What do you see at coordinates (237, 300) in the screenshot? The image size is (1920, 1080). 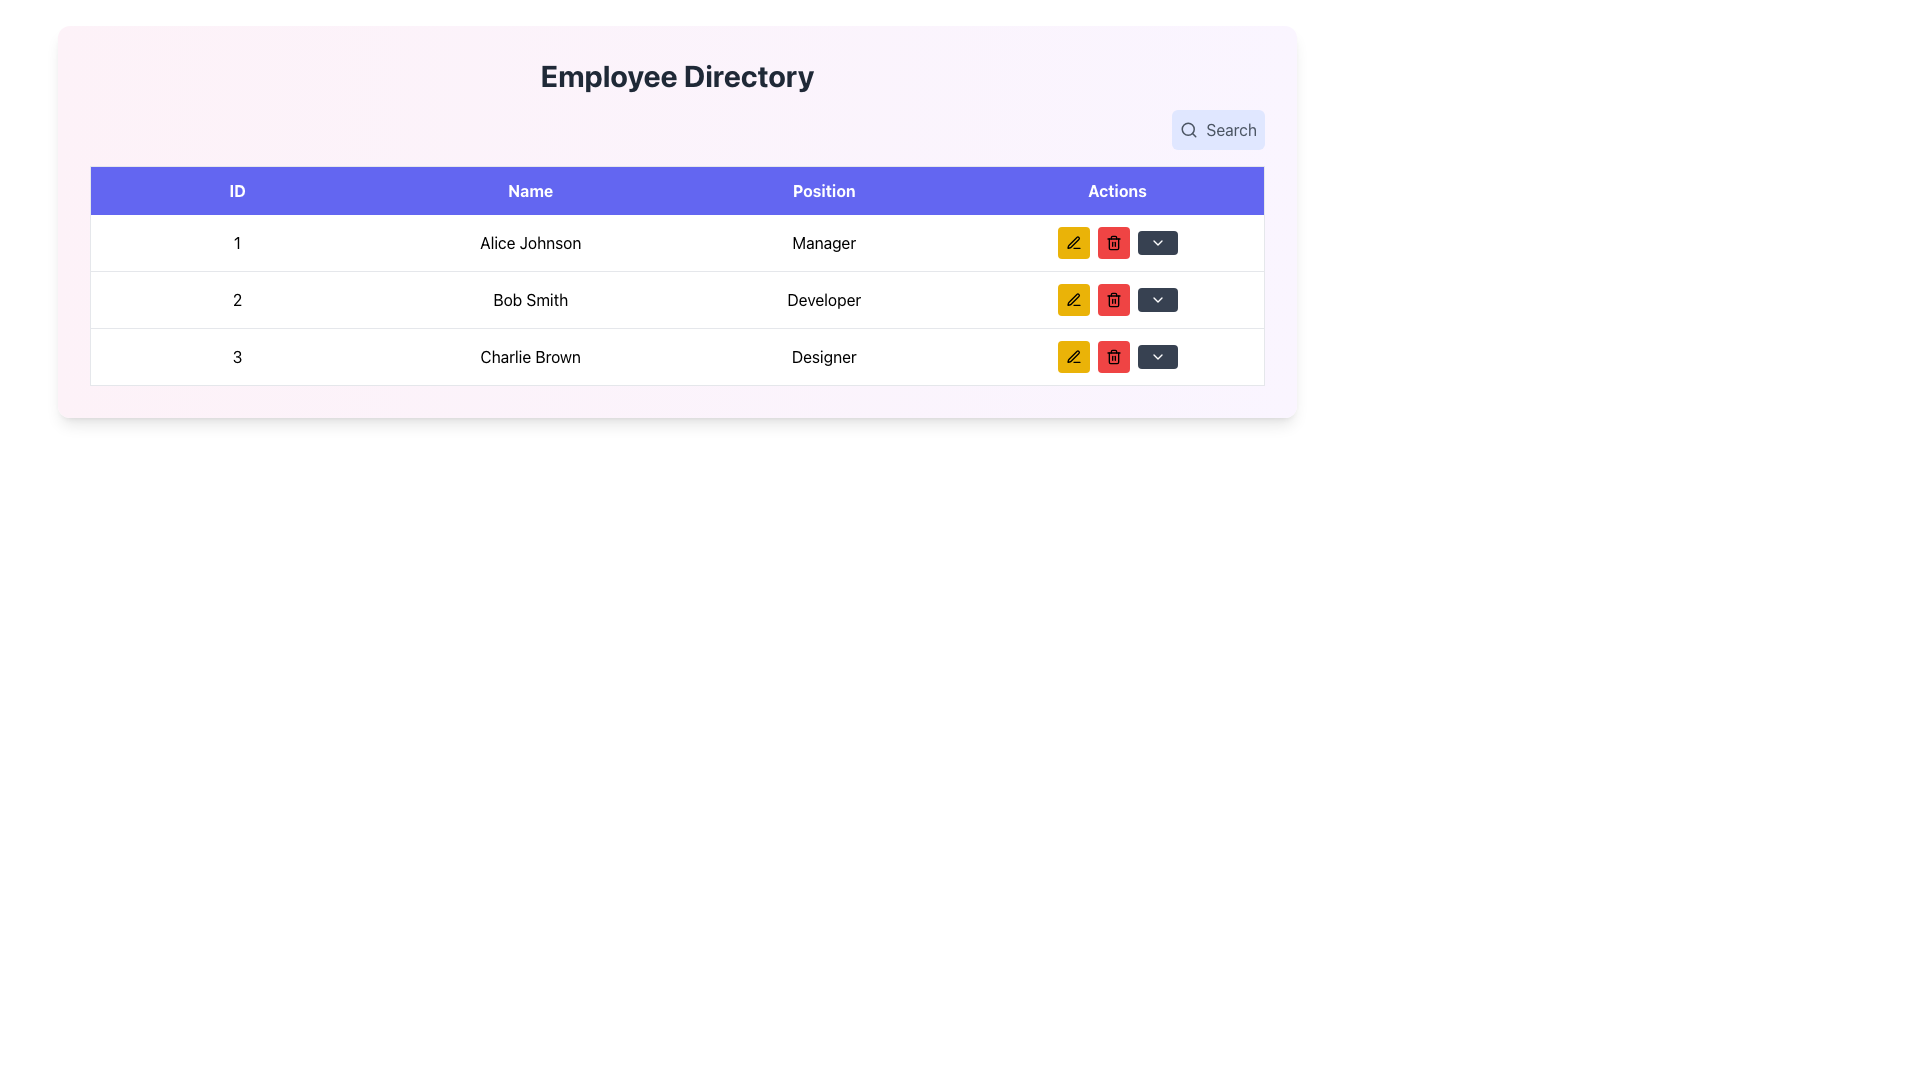 I see `the text element displaying the number '2' in black, located in the second row under the 'ID' column, to the left of 'Bob Smith' and 'Developer'` at bounding box center [237, 300].